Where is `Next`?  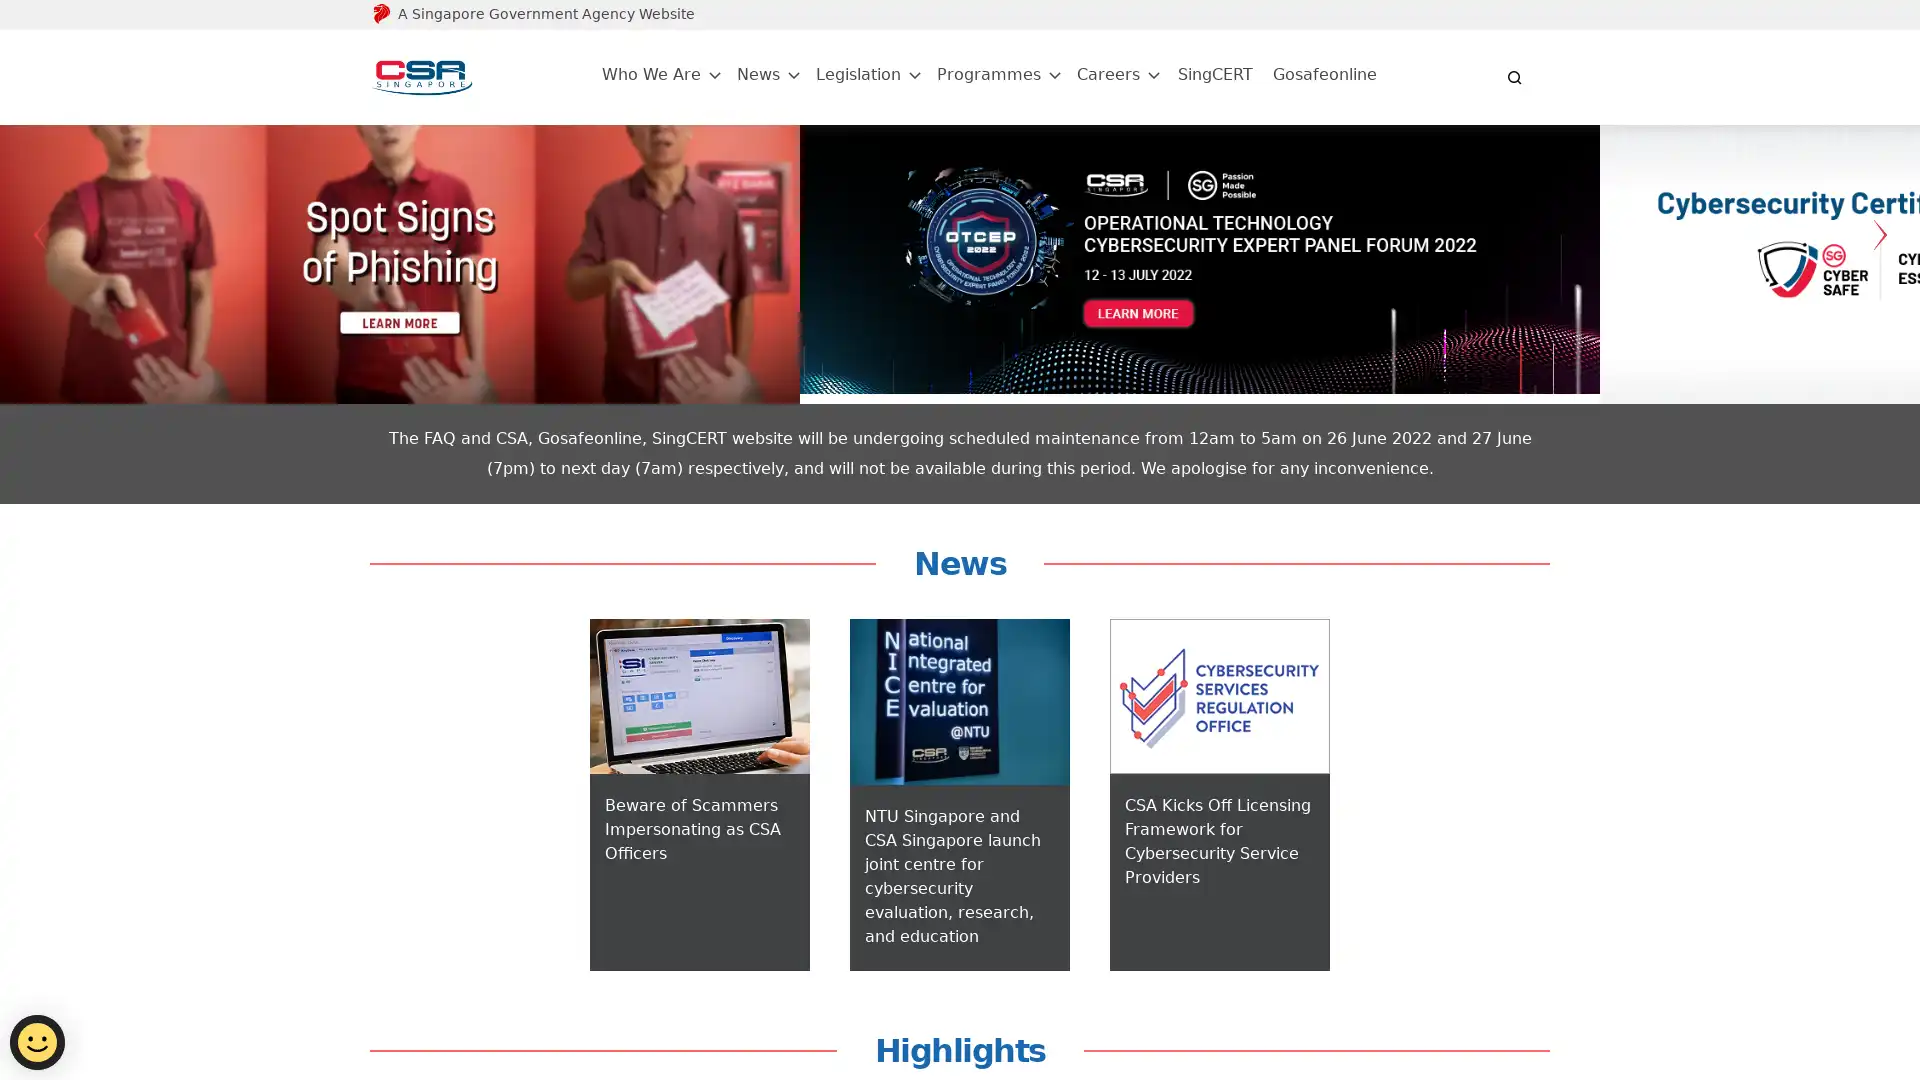 Next is located at coordinates (1879, 280).